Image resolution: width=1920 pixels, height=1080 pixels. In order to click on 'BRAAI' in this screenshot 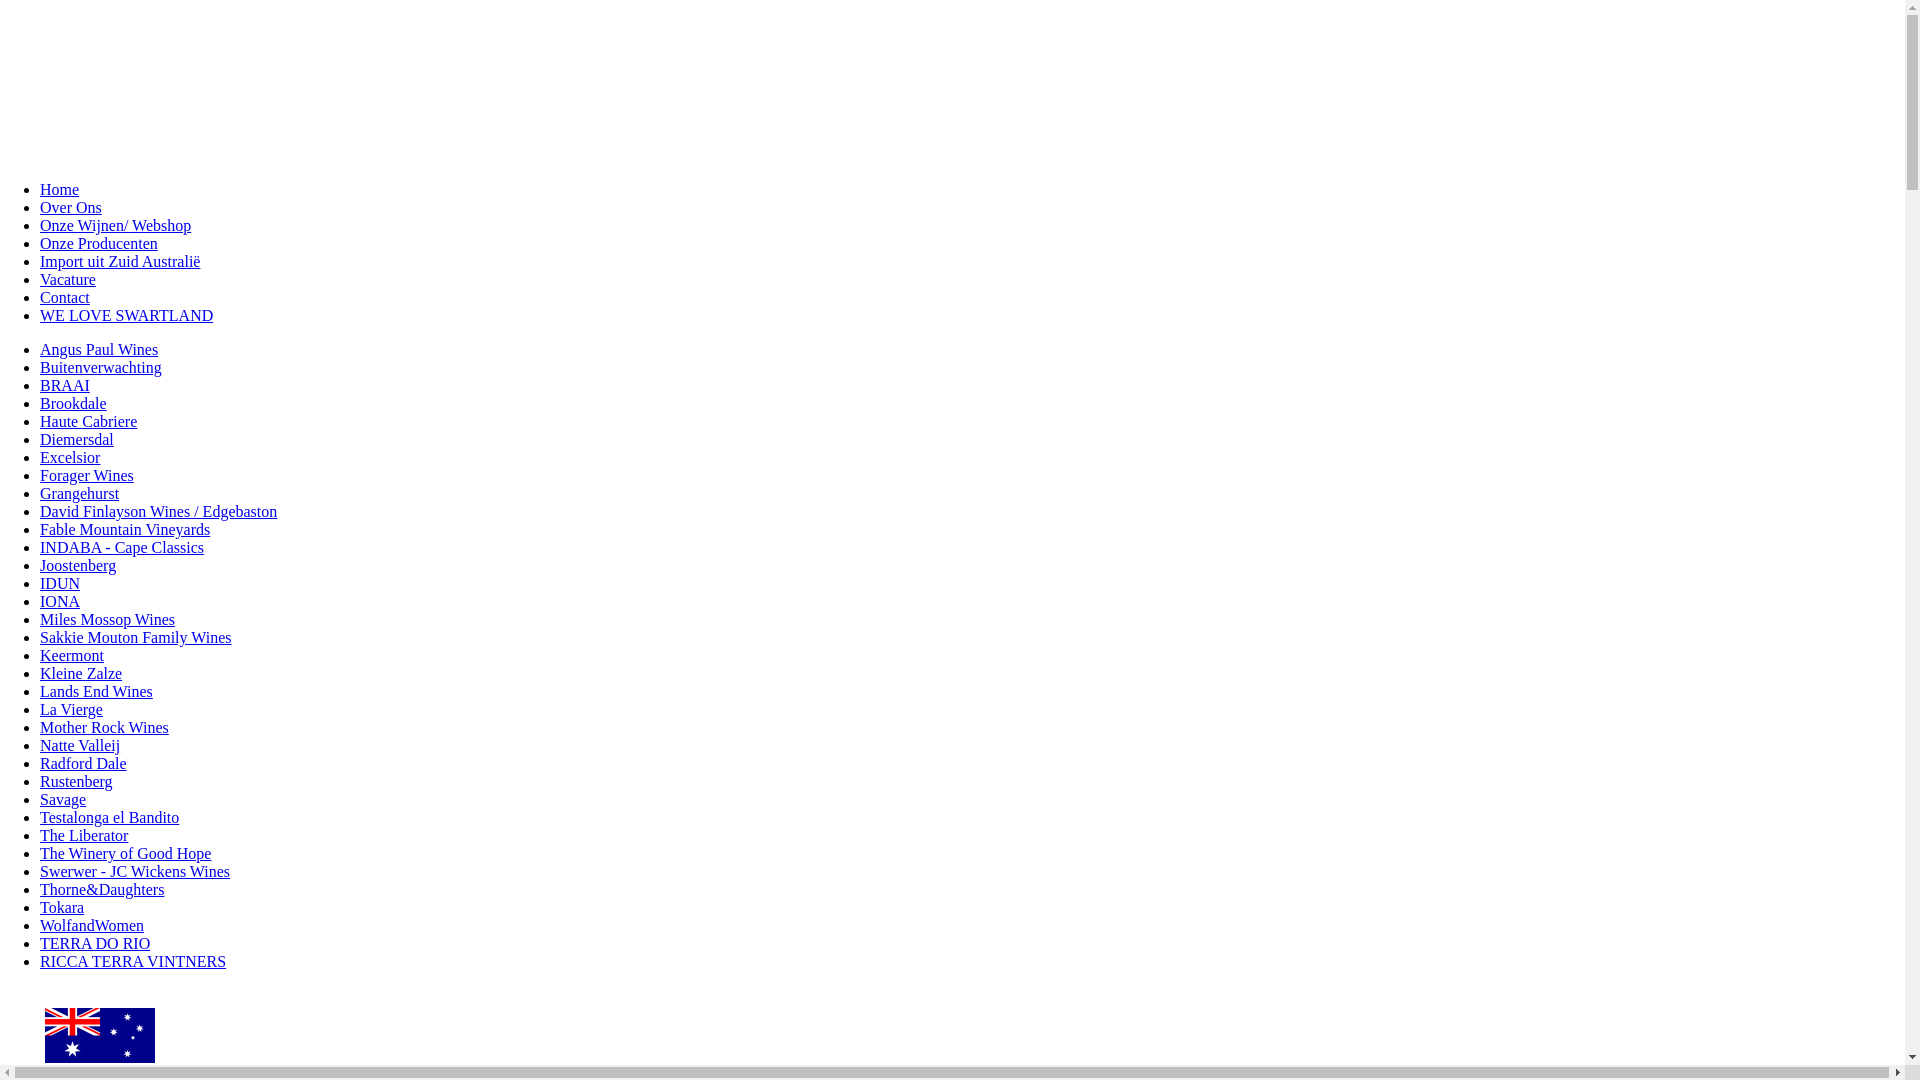, I will do `click(65, 385)`.